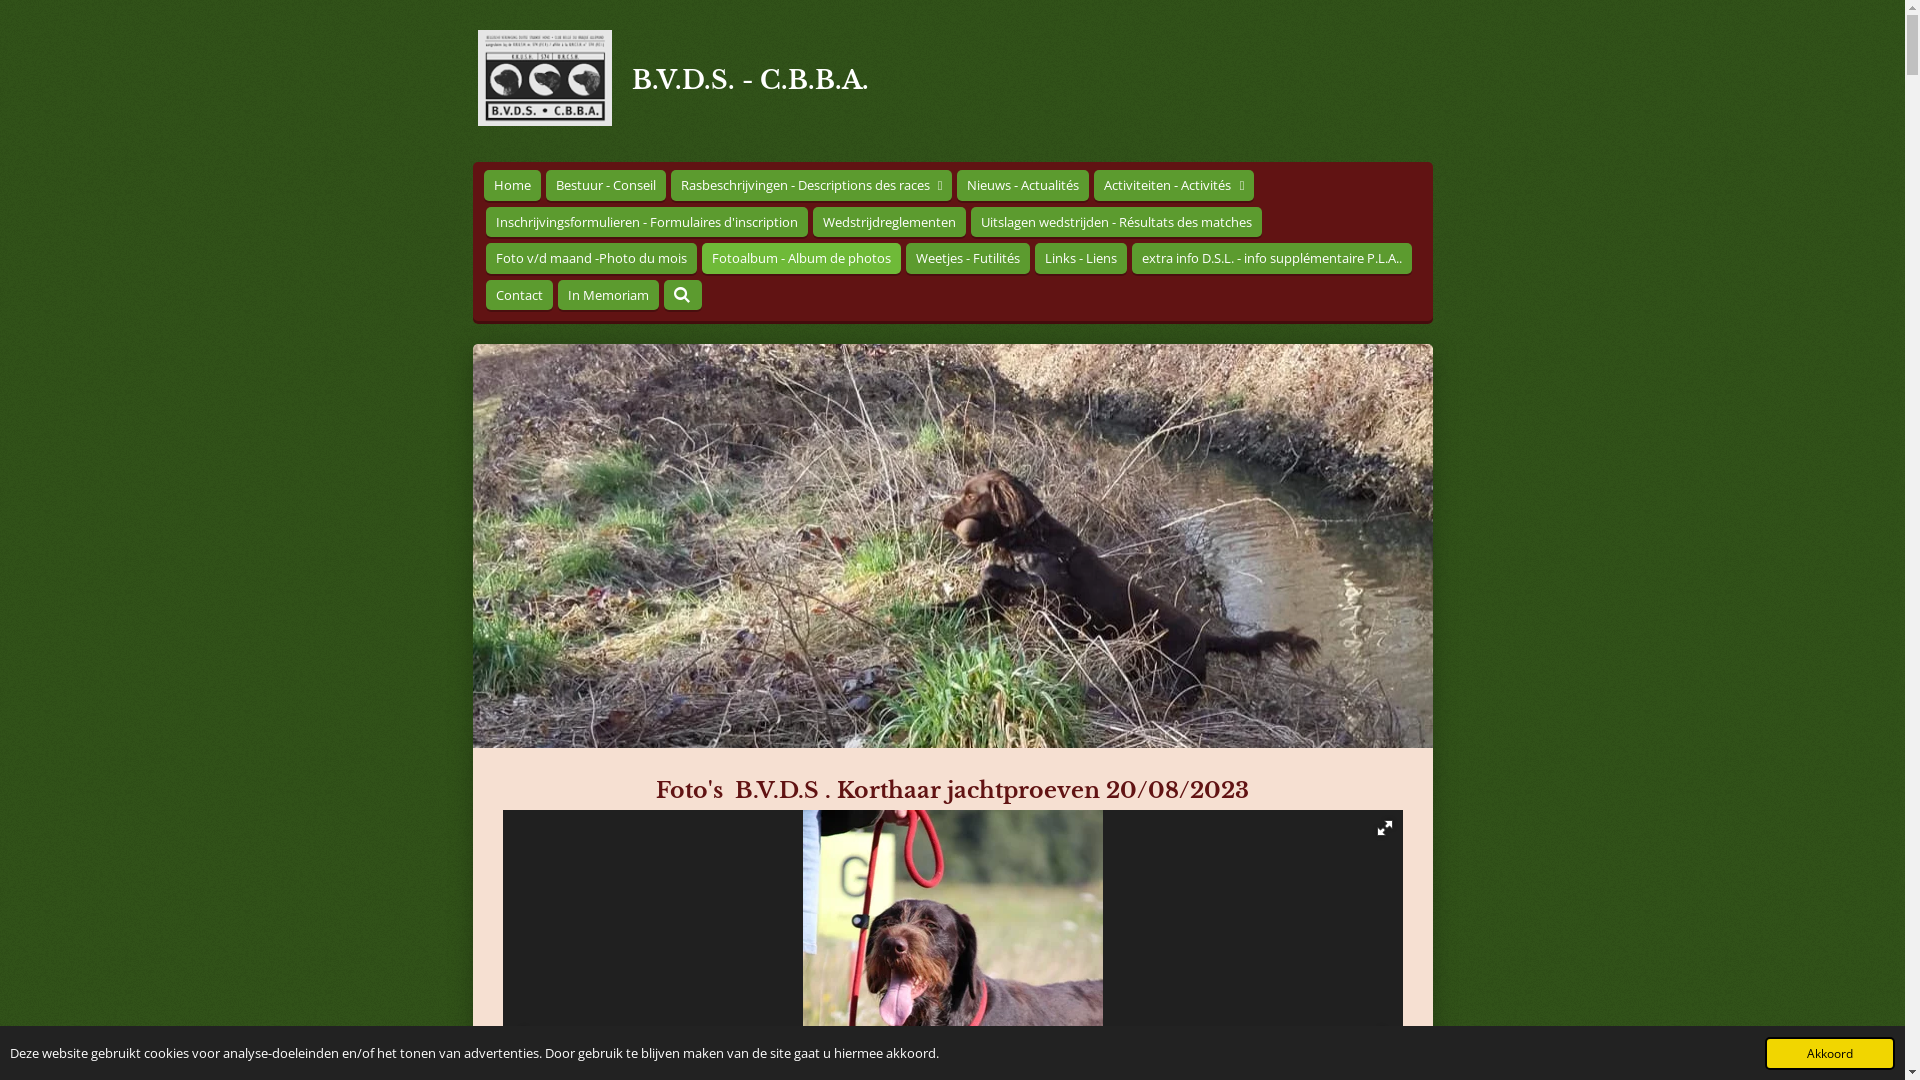  What do you see at coordinates (670, 185) in the screenshot?
I see `'Rasbeschrijvingen - Descriptions des races'` at bounding box center [670, 185].